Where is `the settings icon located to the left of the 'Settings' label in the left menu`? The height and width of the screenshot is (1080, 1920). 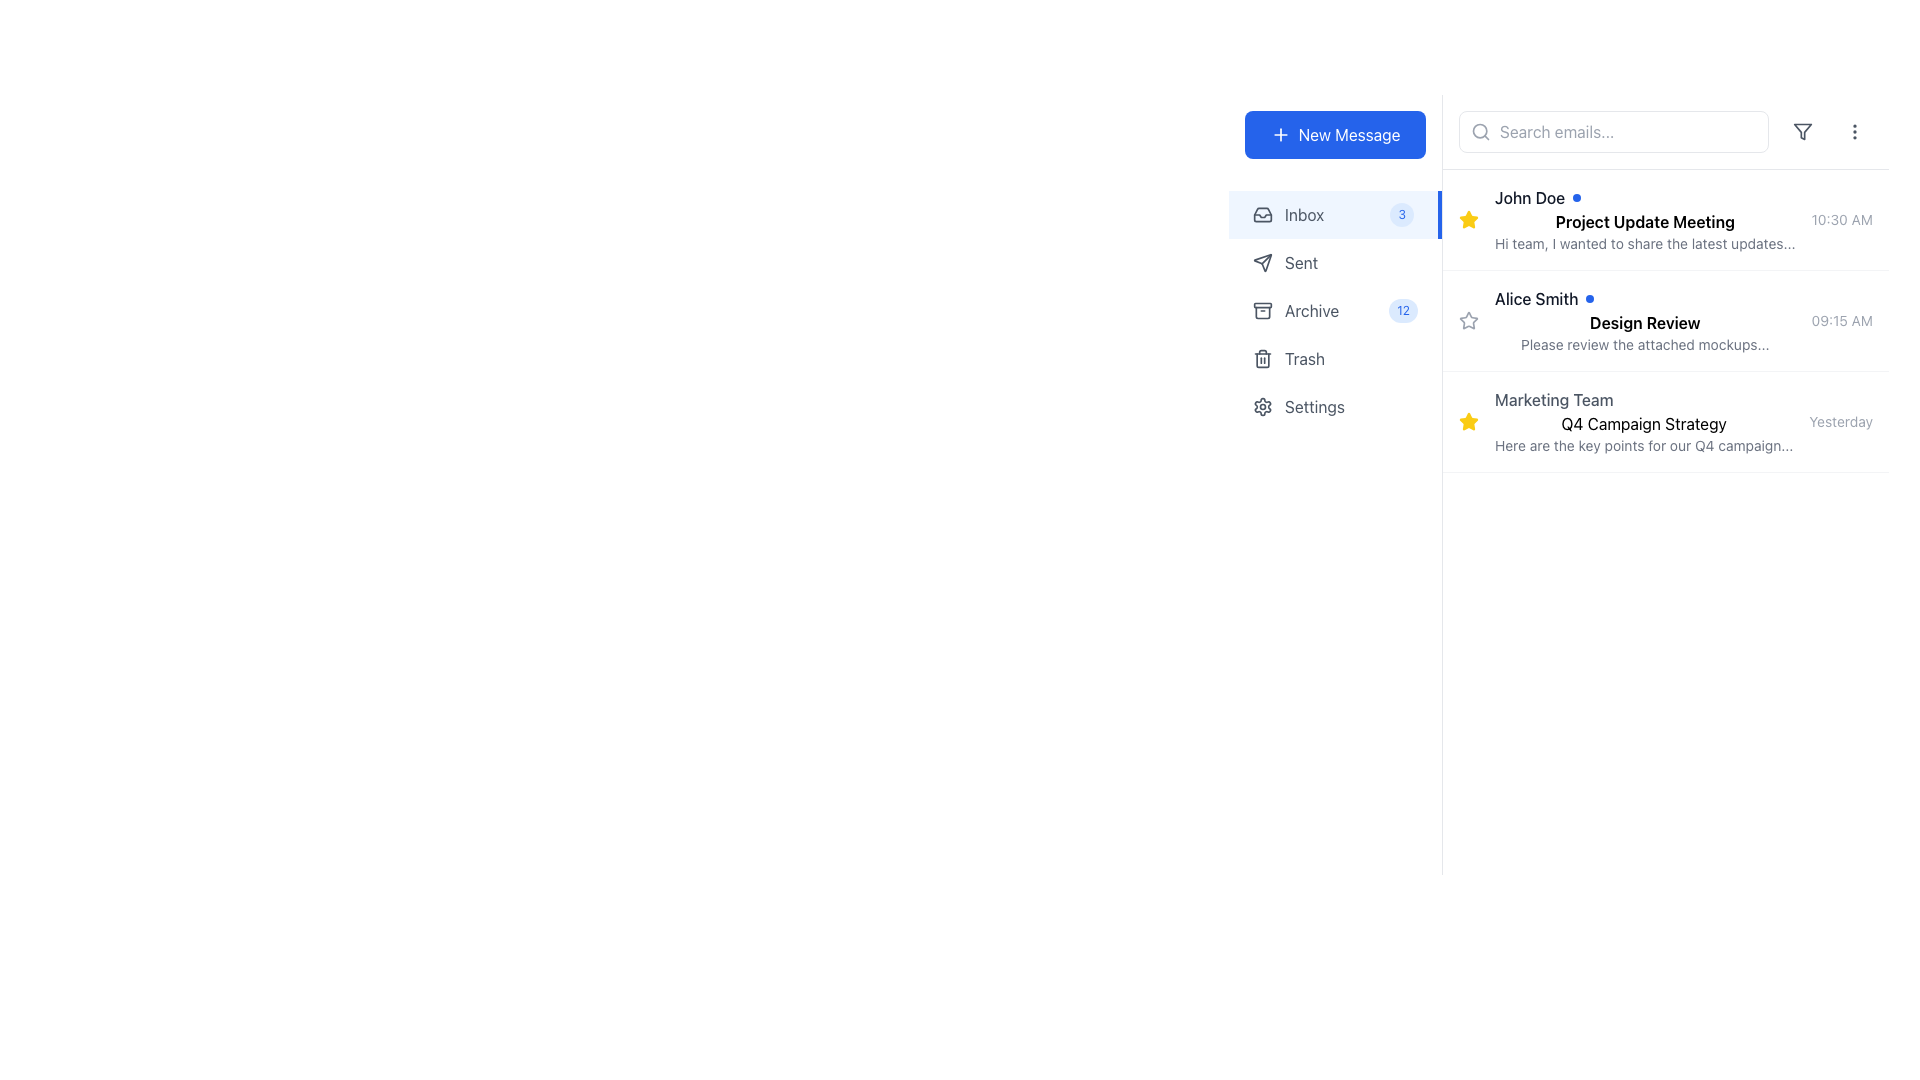 the settings icon located to the left of the 'Settings' label in the left menu is located at coordinates (1261, 406).